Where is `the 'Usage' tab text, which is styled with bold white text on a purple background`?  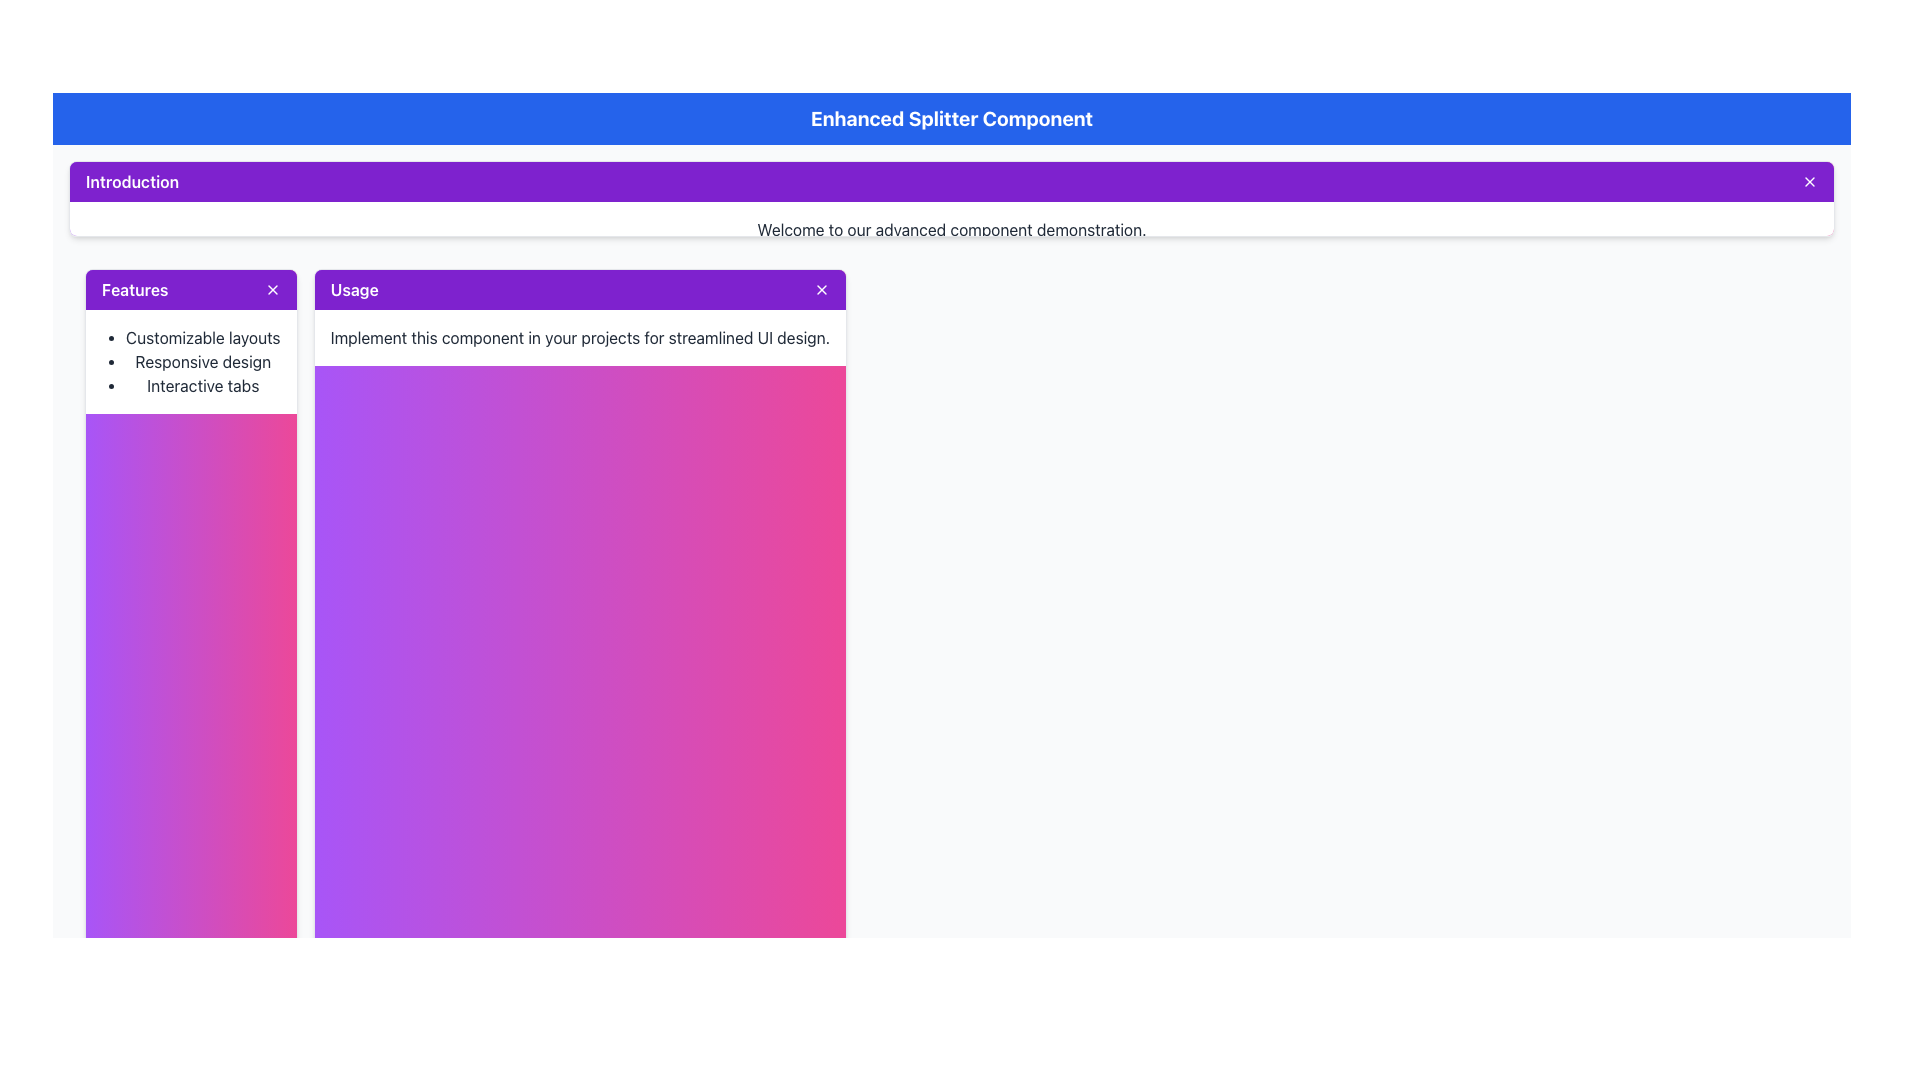 the 'Usage' tab text, which is styled with bold white text on a purple background is located at coordinates (354, 289).